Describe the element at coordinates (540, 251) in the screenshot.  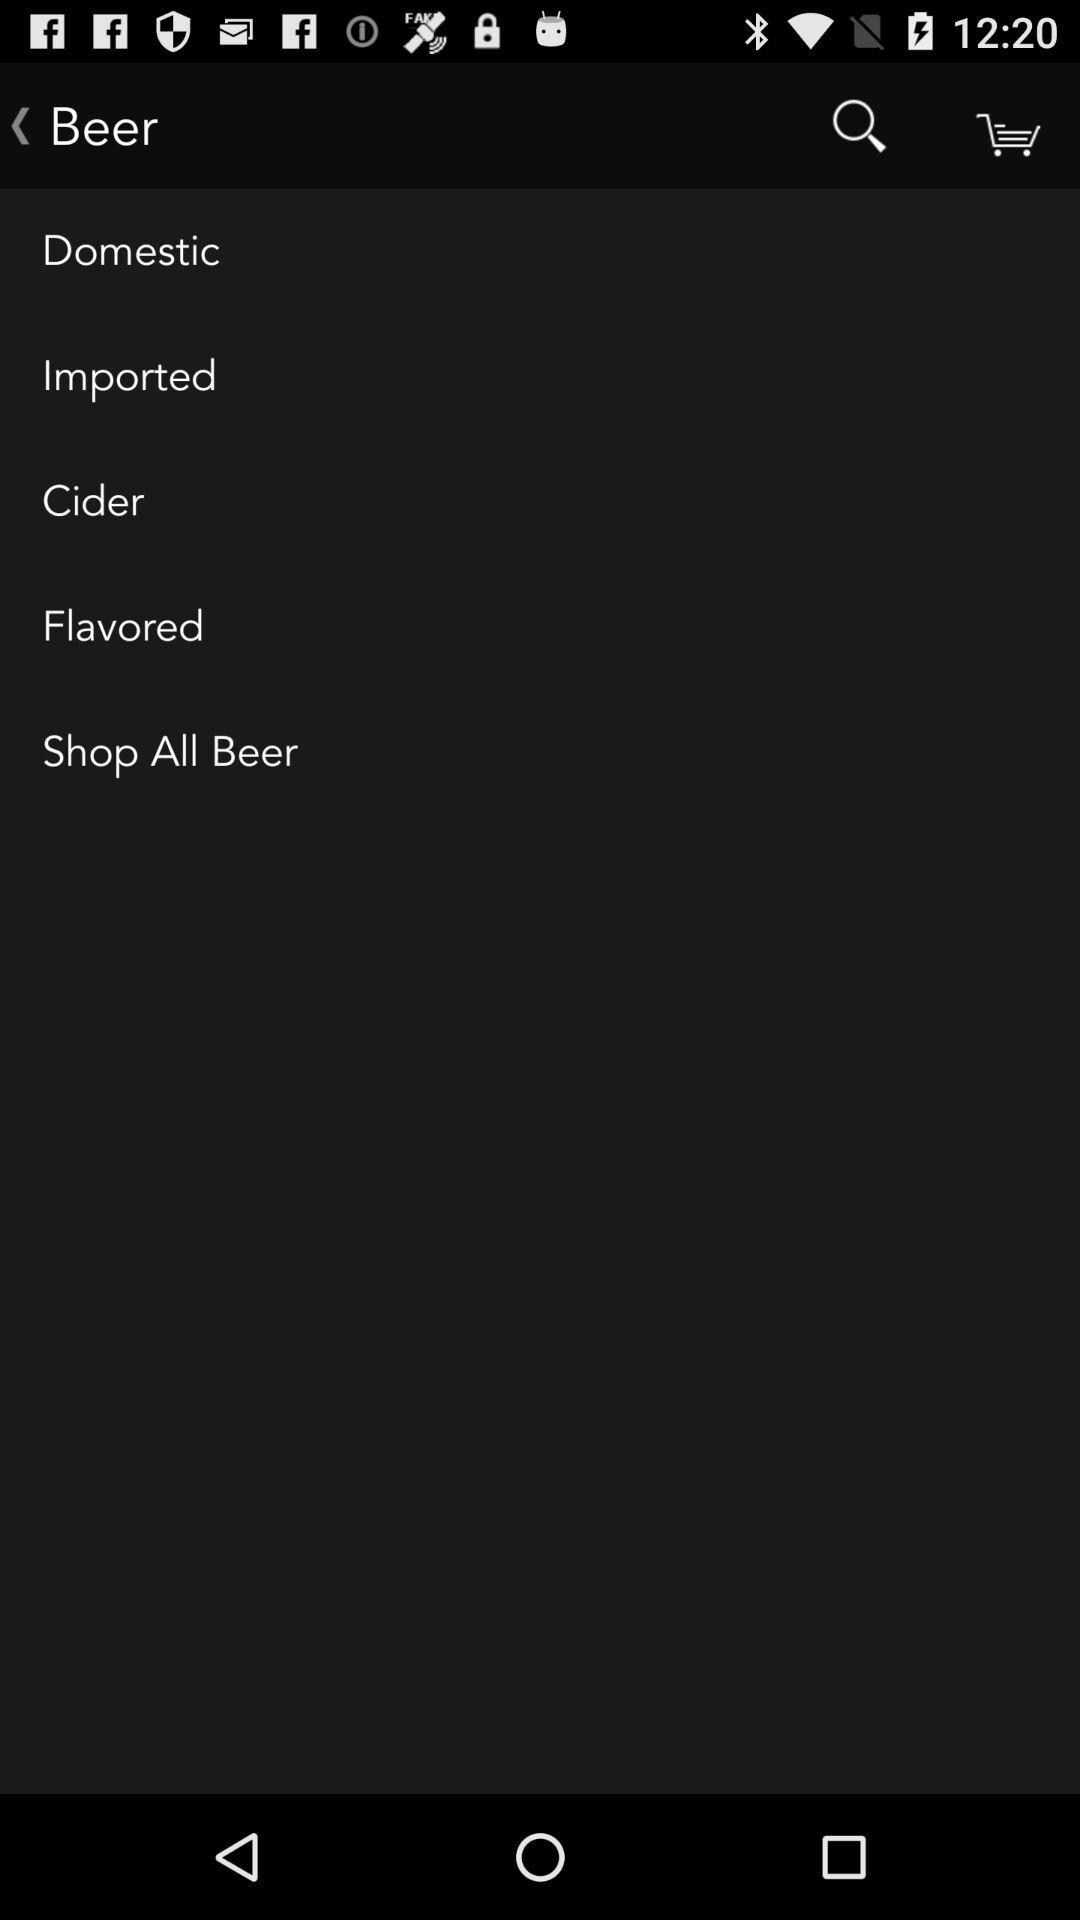
I see `domestic` at that location.